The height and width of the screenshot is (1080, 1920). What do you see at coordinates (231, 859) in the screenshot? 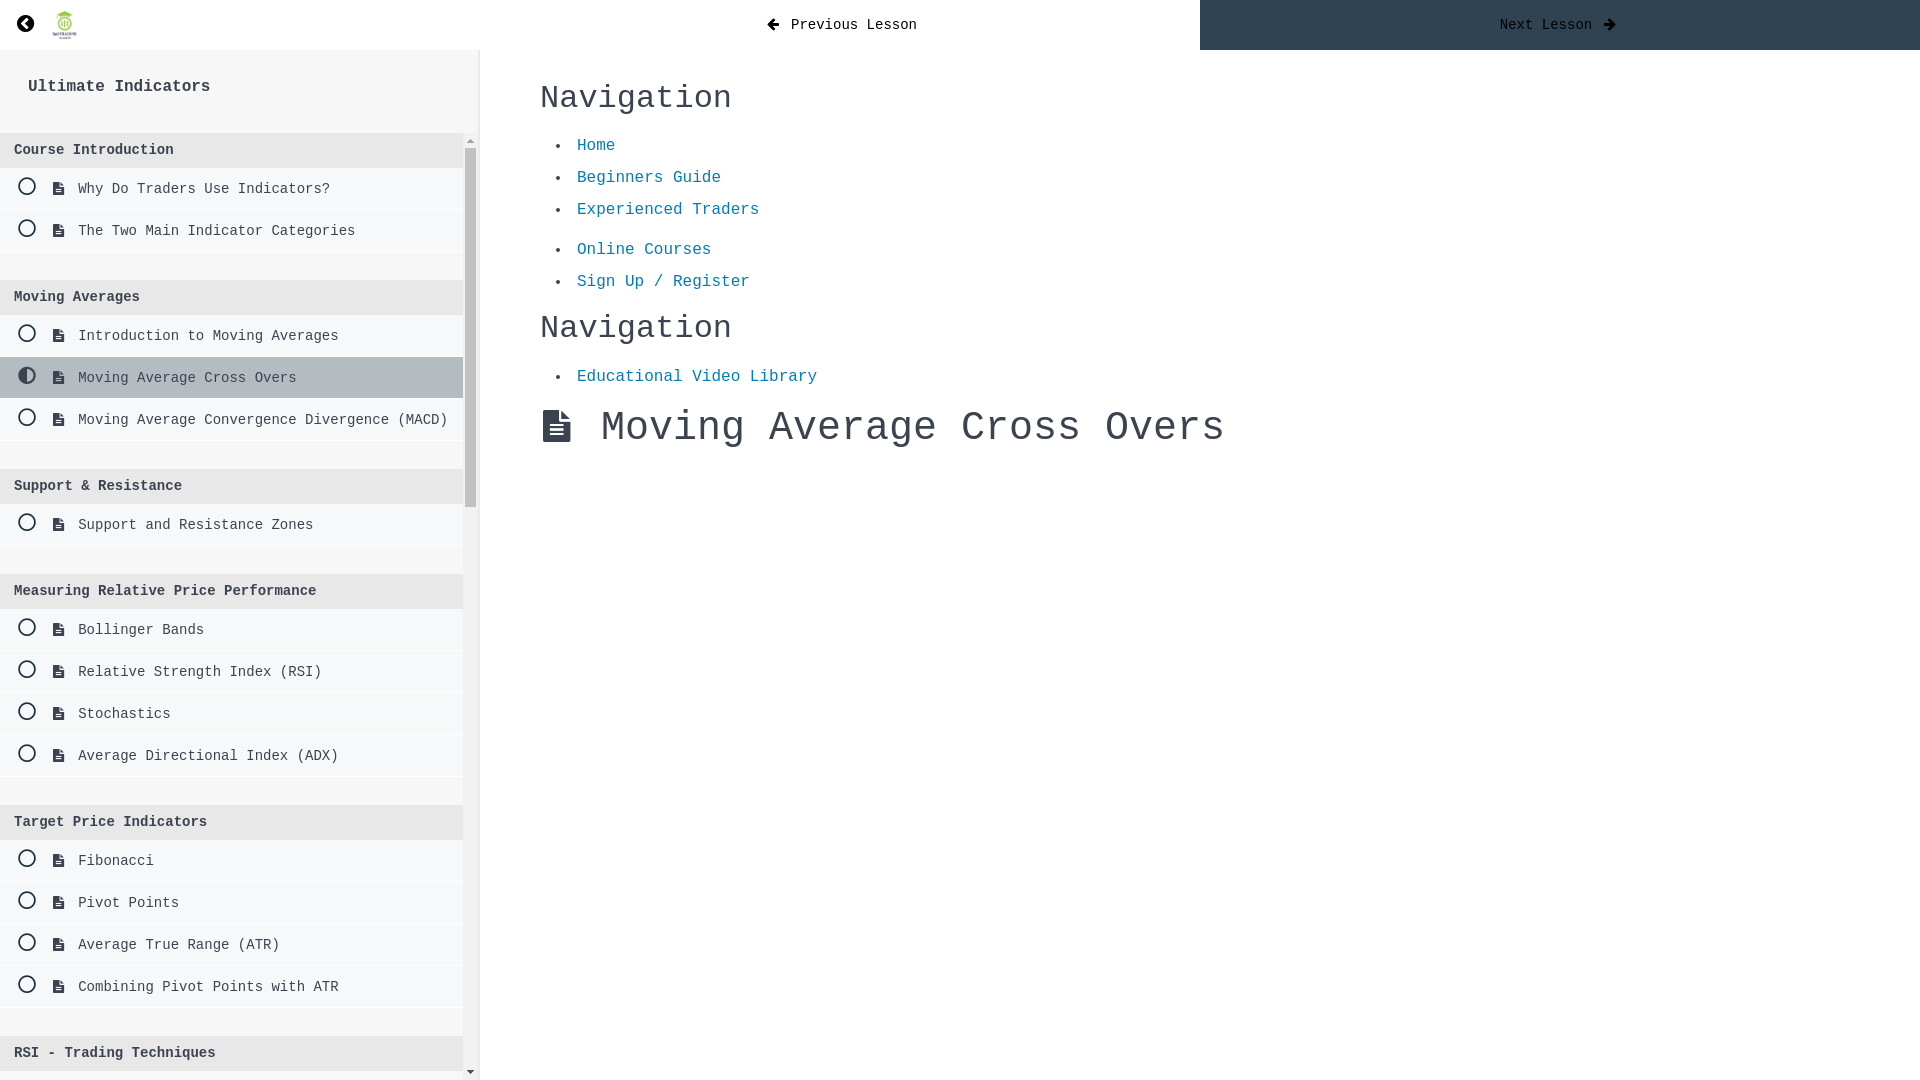
I see `'Fibonacci'` at bounding box center [231, 859].